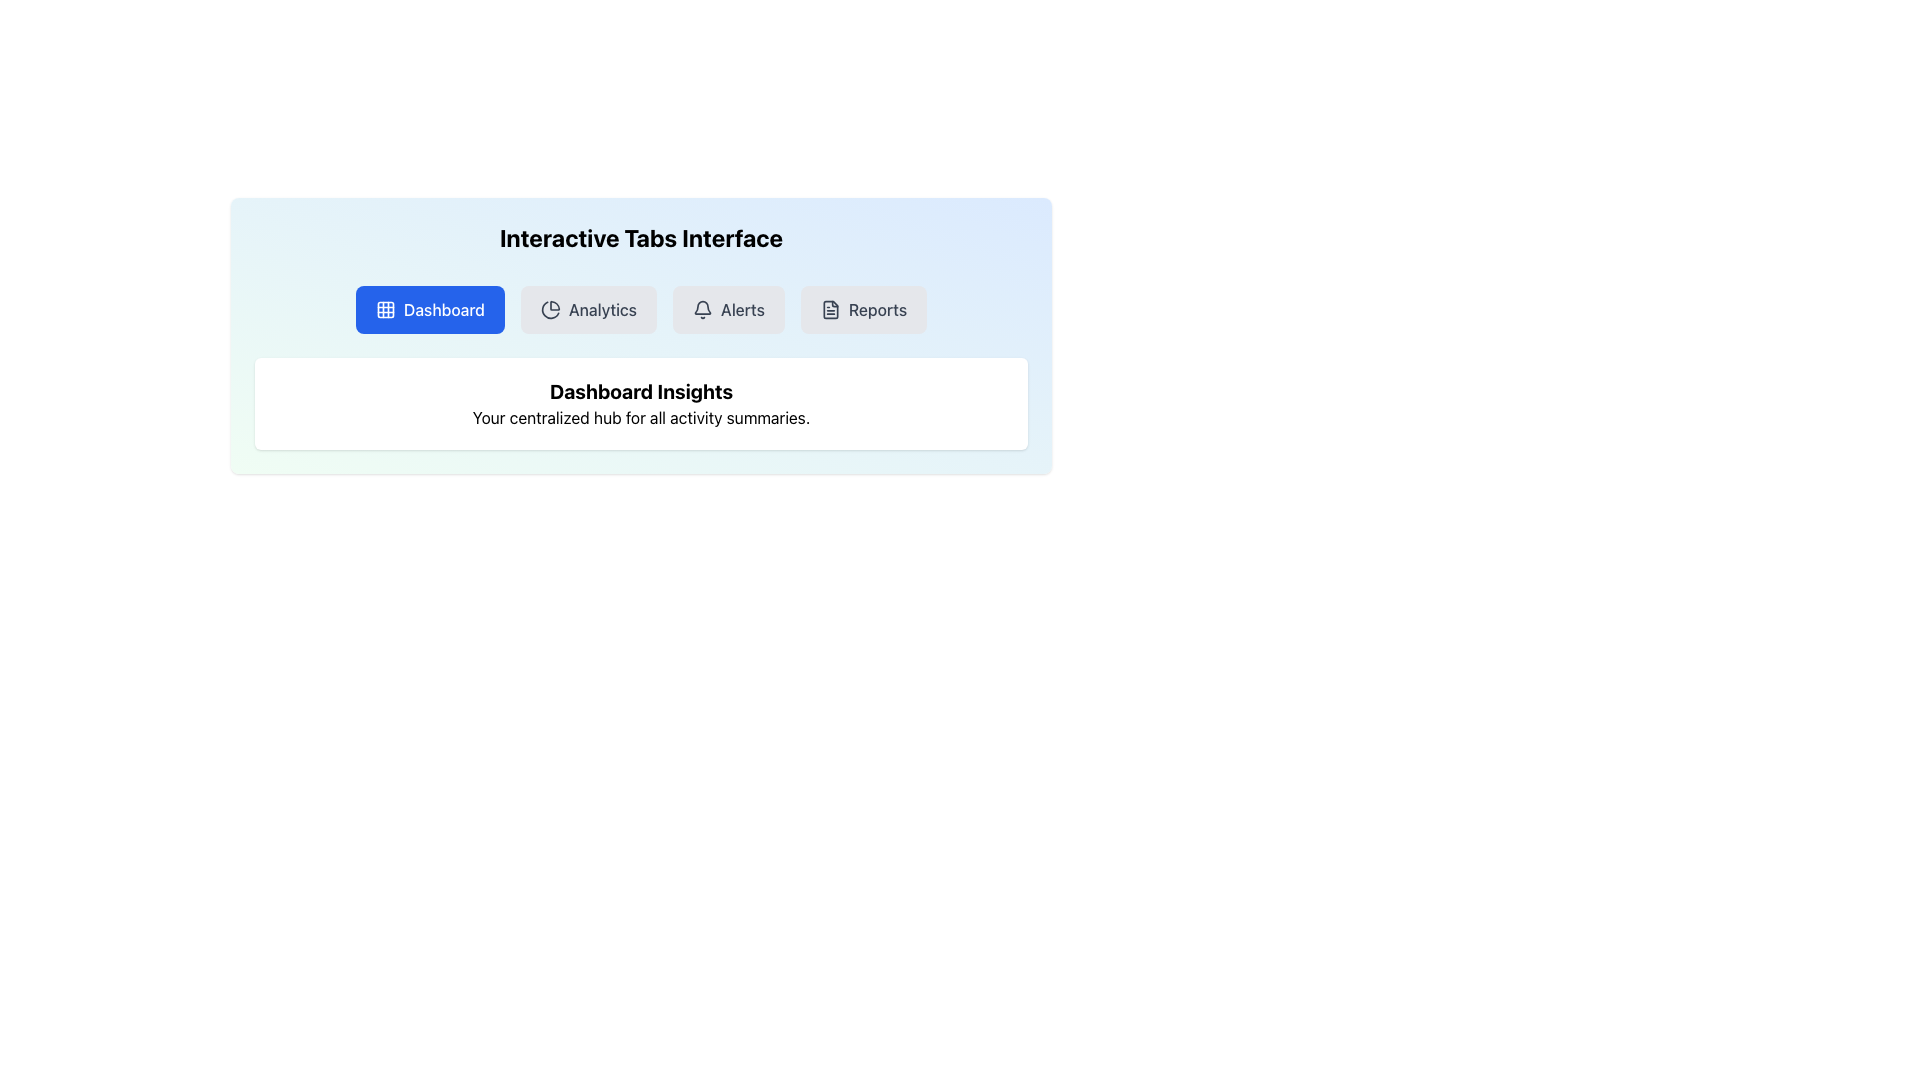 The width and height of the screenshot is (1920, 1080). What do you see at coordinates (385, 309) in the screenshot?
I see `the small grid icon located to the immediate left of the 'Dashboard' button at the top left part of the interface` at bounding box center [385, 309].